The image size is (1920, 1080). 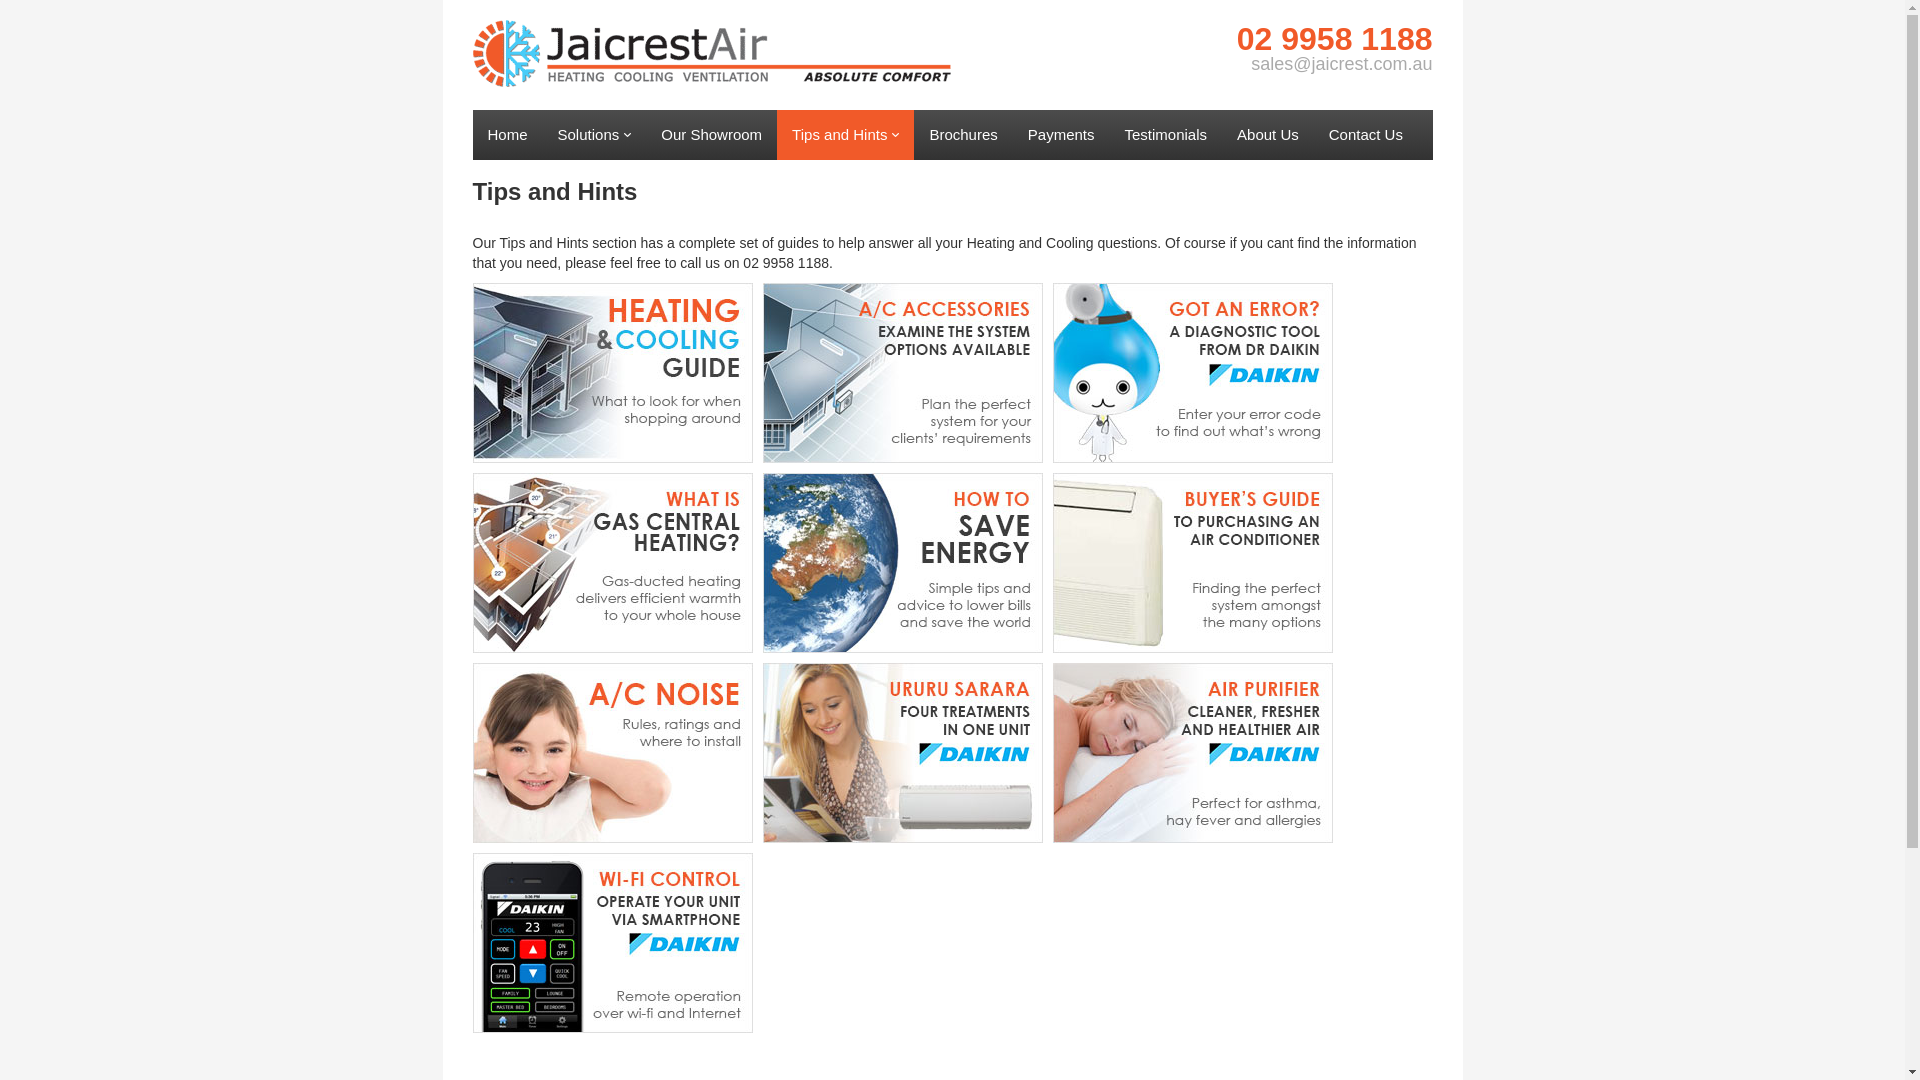 What do you see at coordinates (1334, 38) in the screenshot?
I see `'02 9958 1188'` at bounding box center [1334, 38].